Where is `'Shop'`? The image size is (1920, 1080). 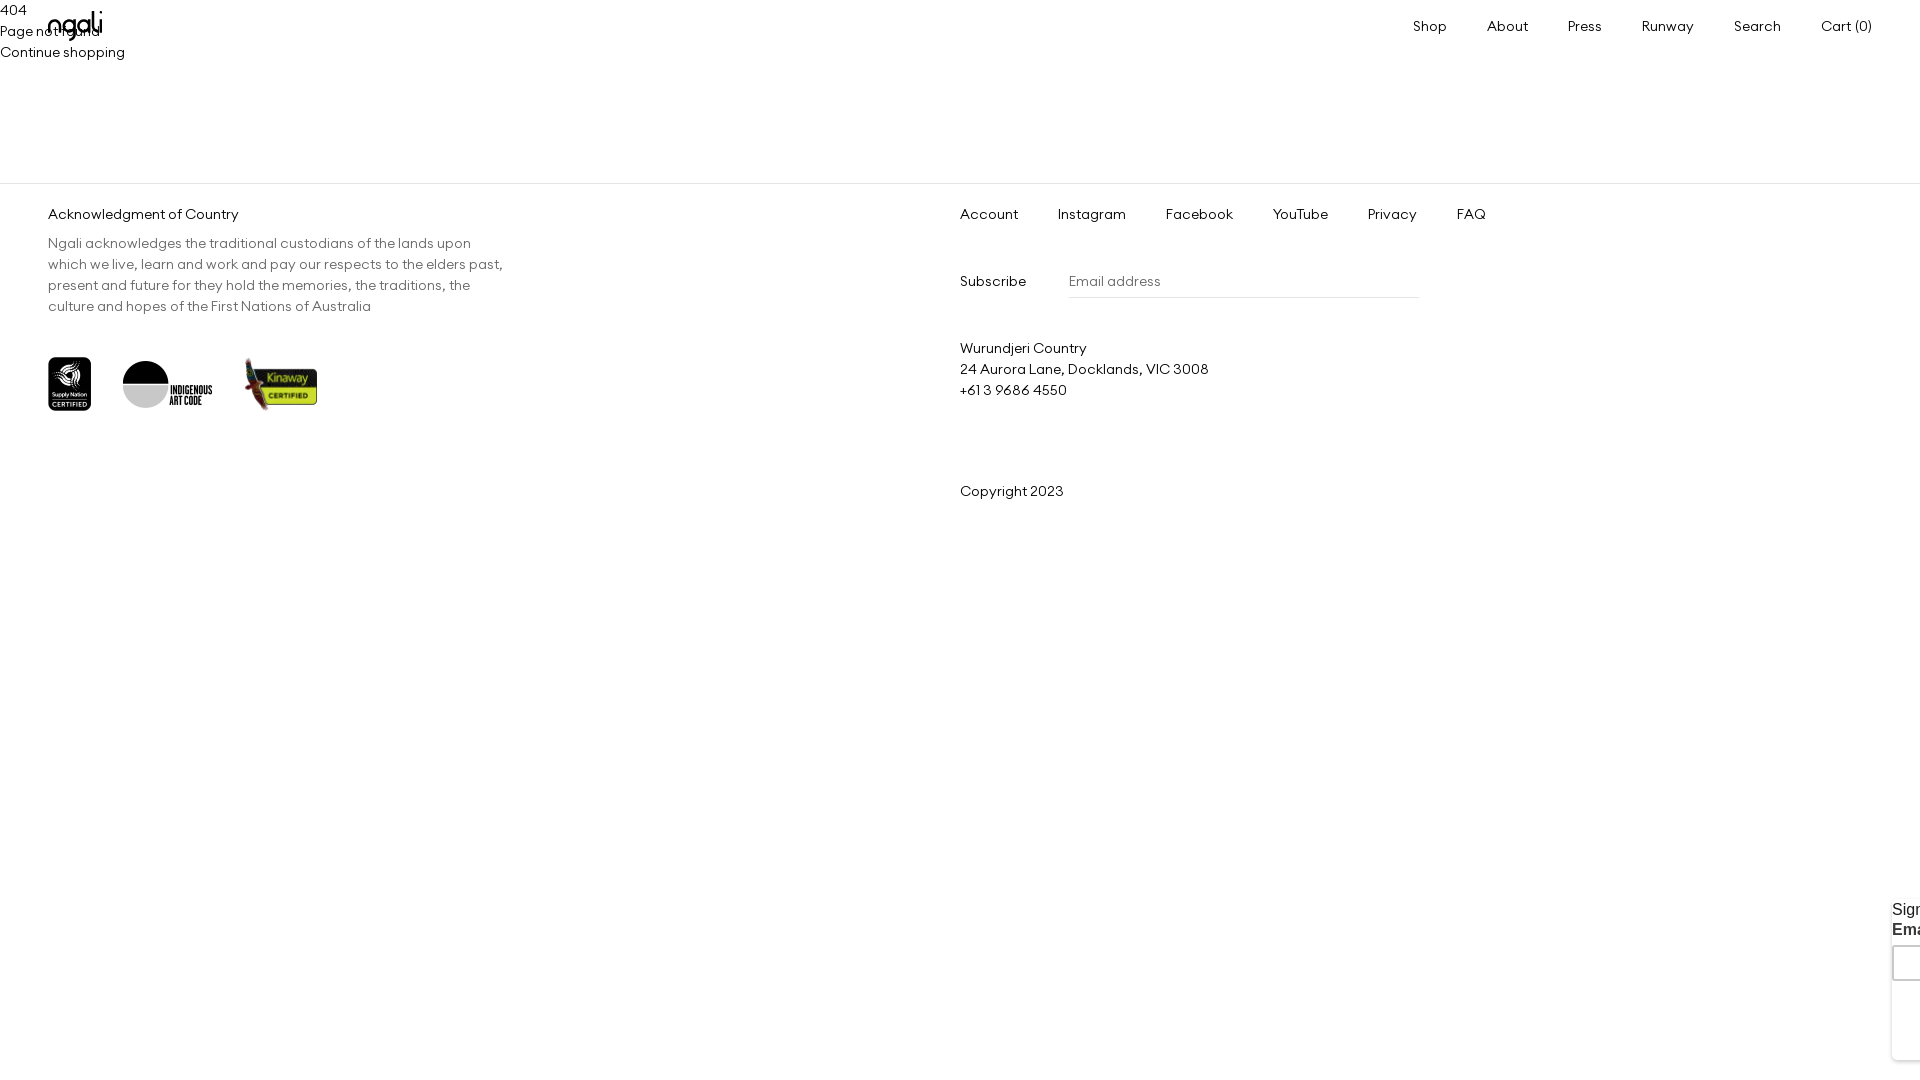
'Shop' is located at coordinates (1411, 24).